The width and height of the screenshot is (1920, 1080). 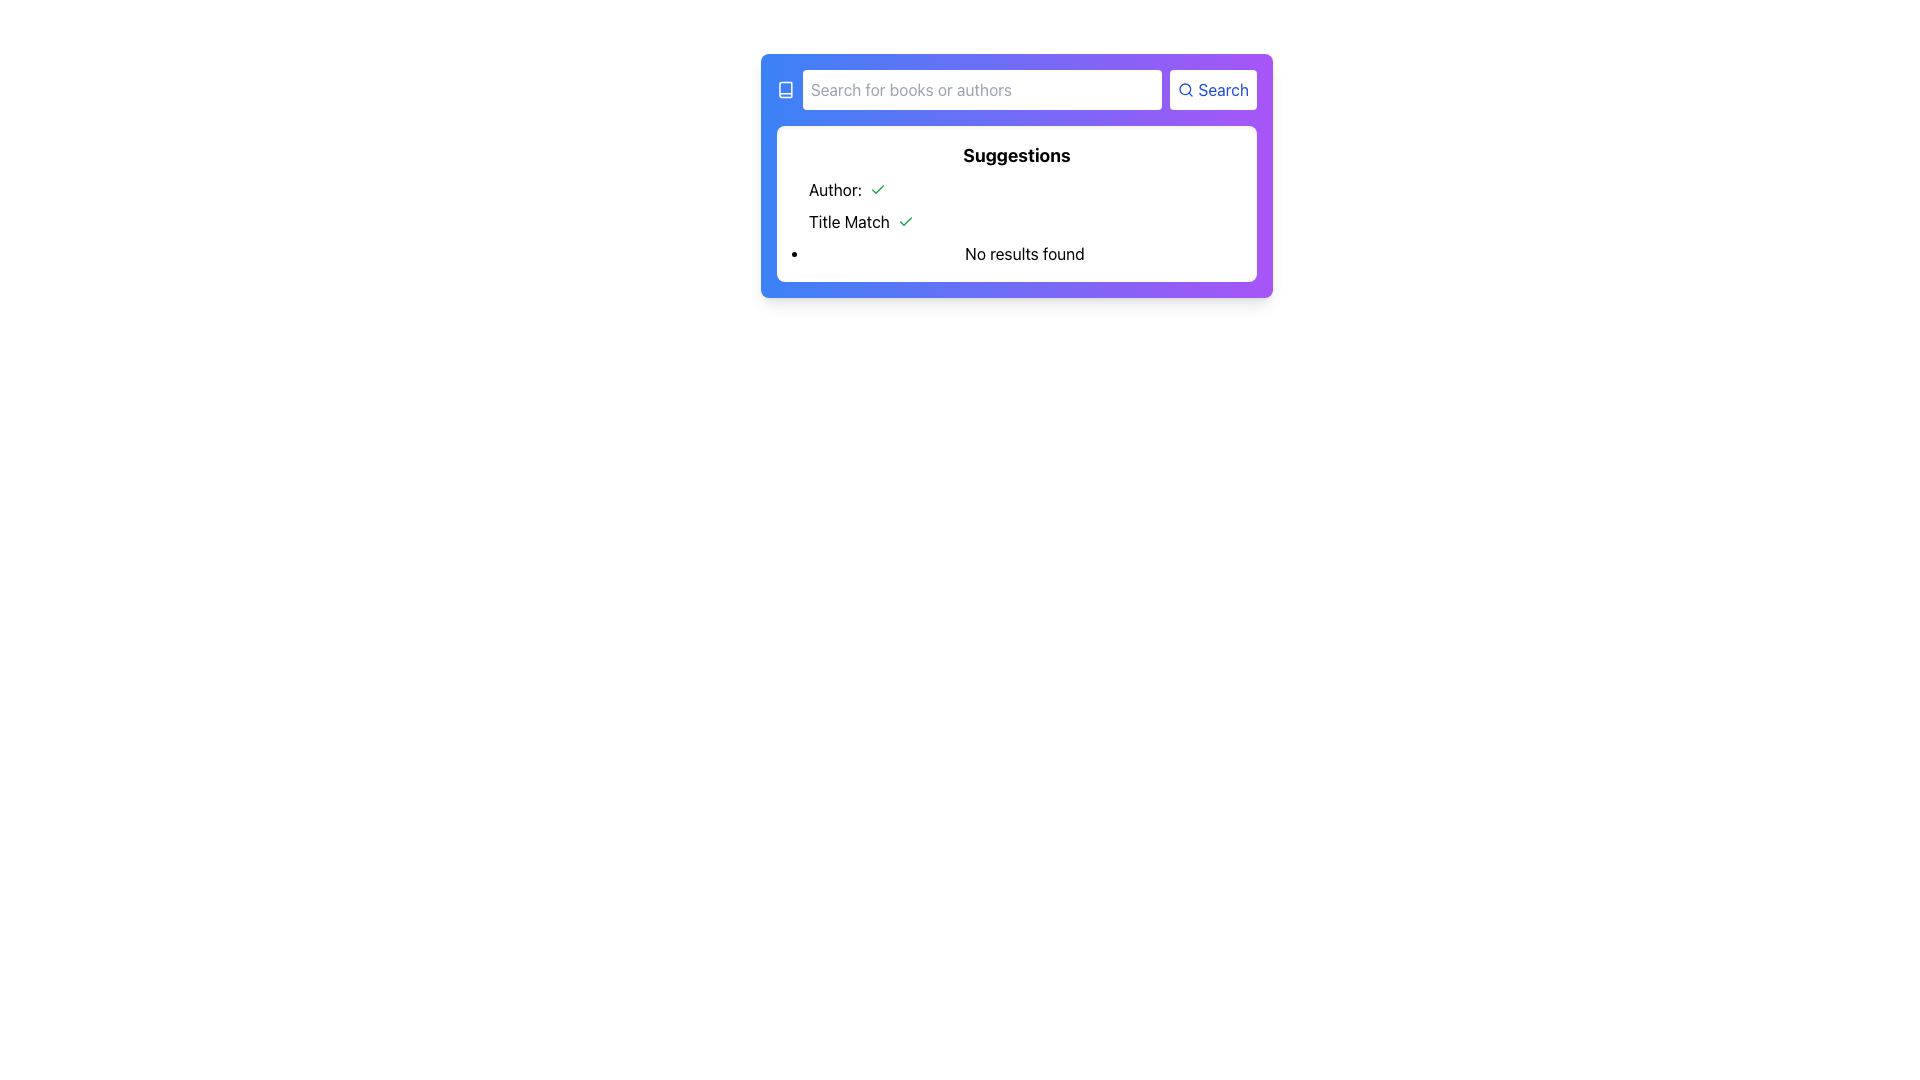 I want to click on the bold text label displaying 'Suggestions', which is prominently placed at the top of a white box with rounded corners and a subtle shadow, so click(x=1017, y=154).